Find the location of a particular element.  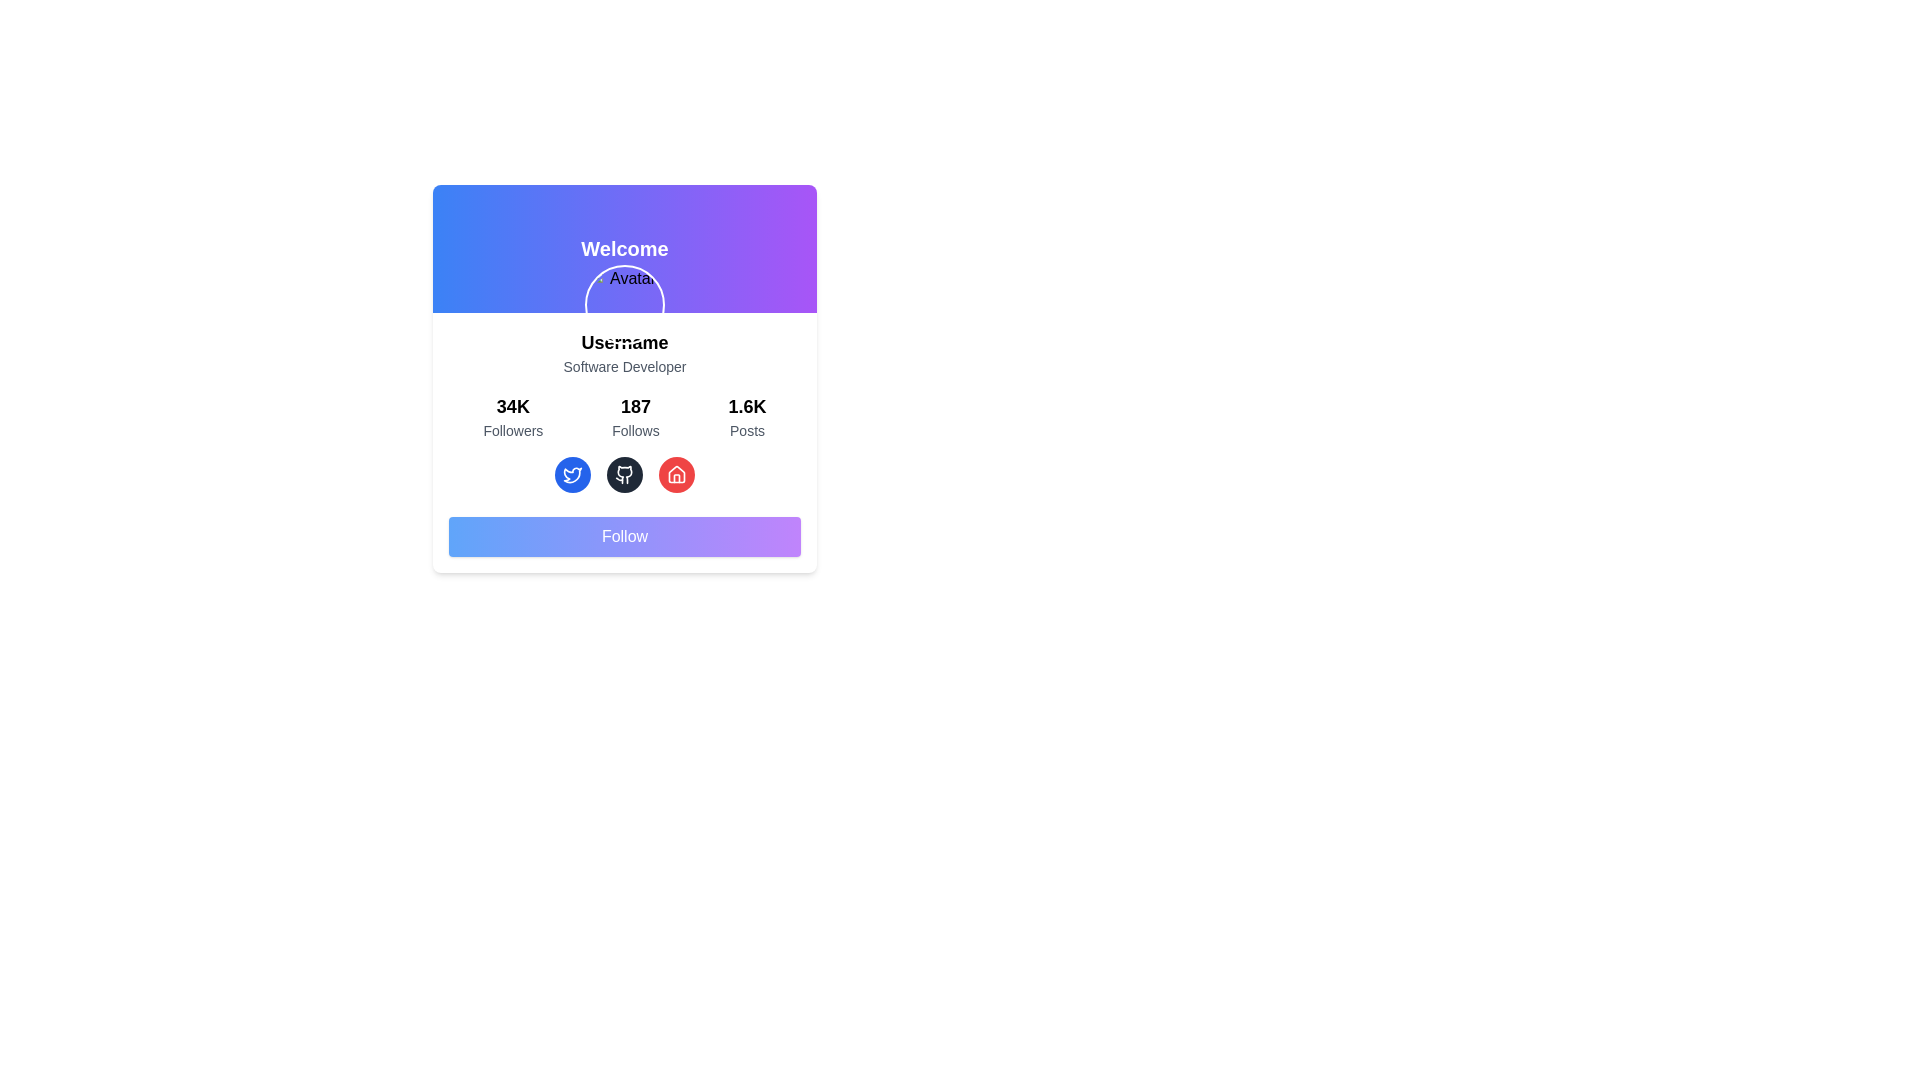

numerical value '187' and the descriptive text 'Follows' from the Text Display located between the 'Followers' and 'Posts' components is located at coordinates (634, 415).